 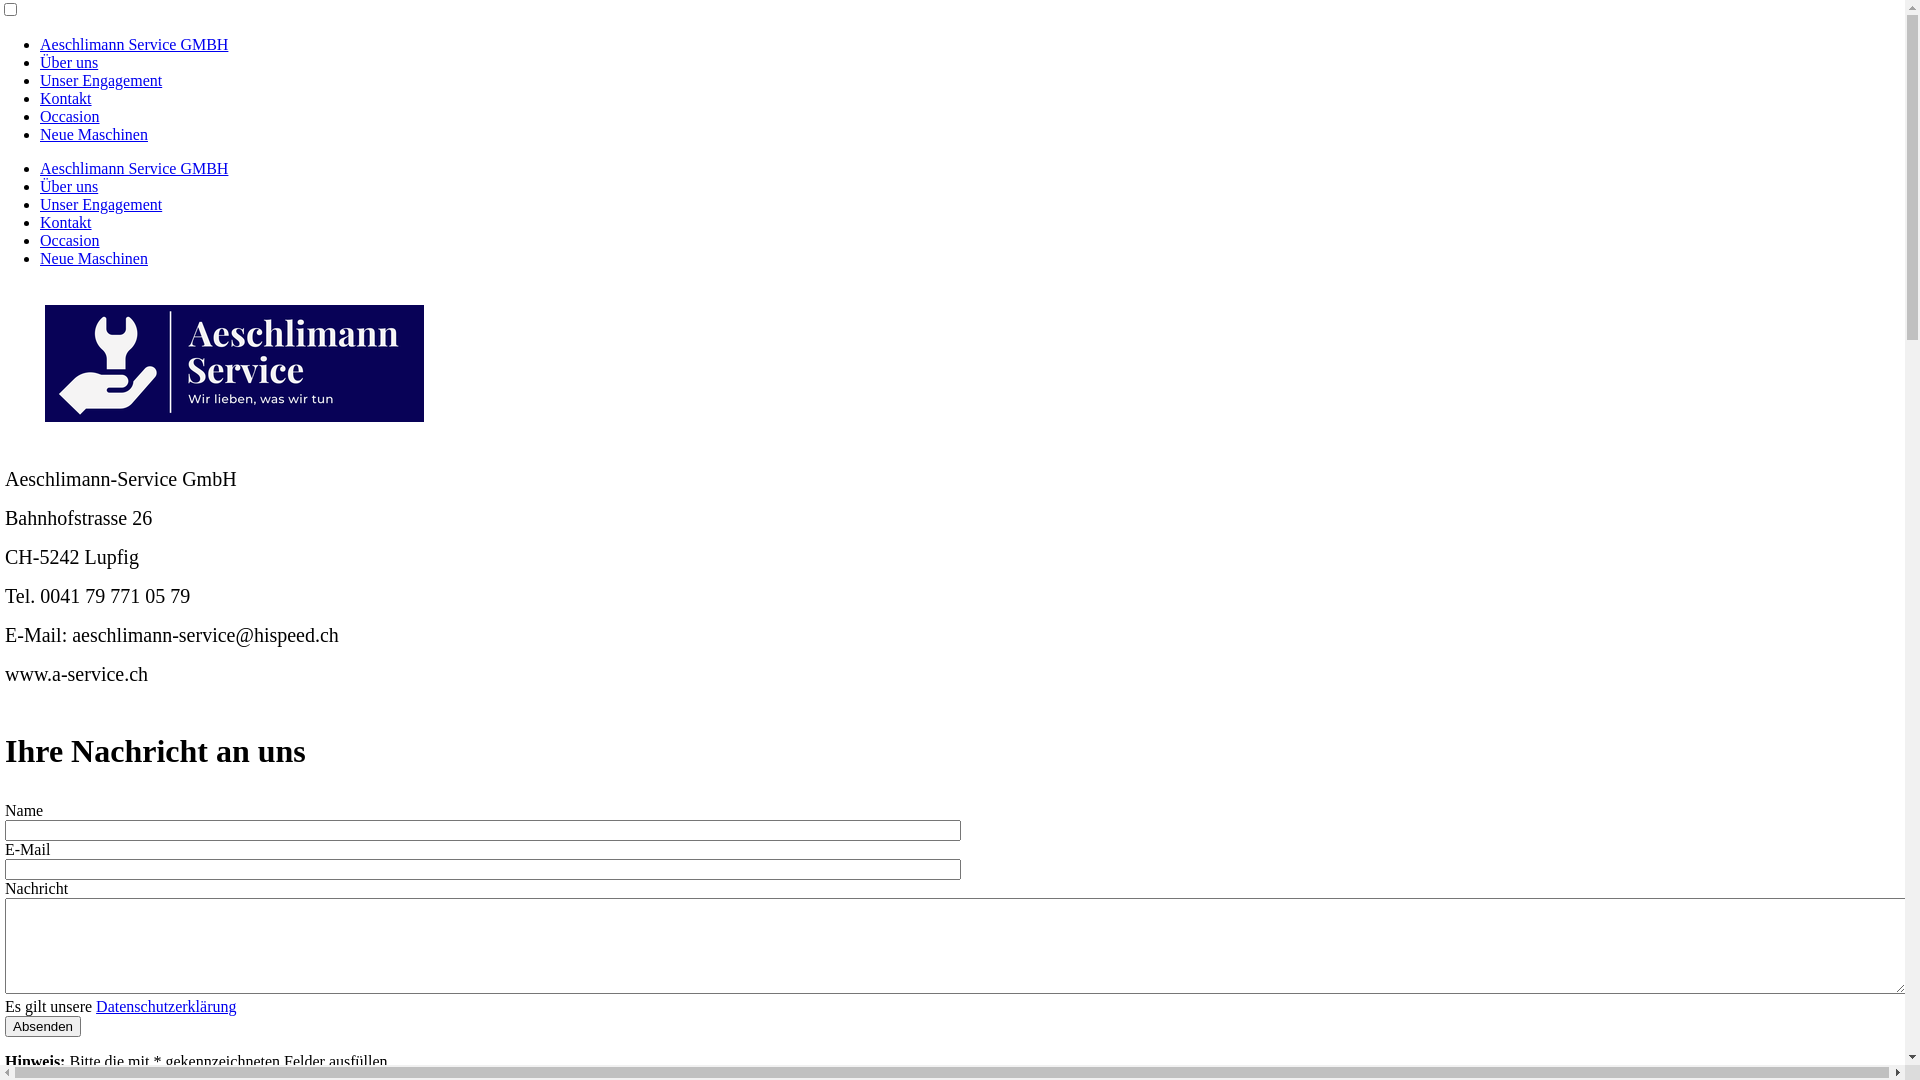 I want to click on 'Unser Engagement', so click(x=99, y=204).